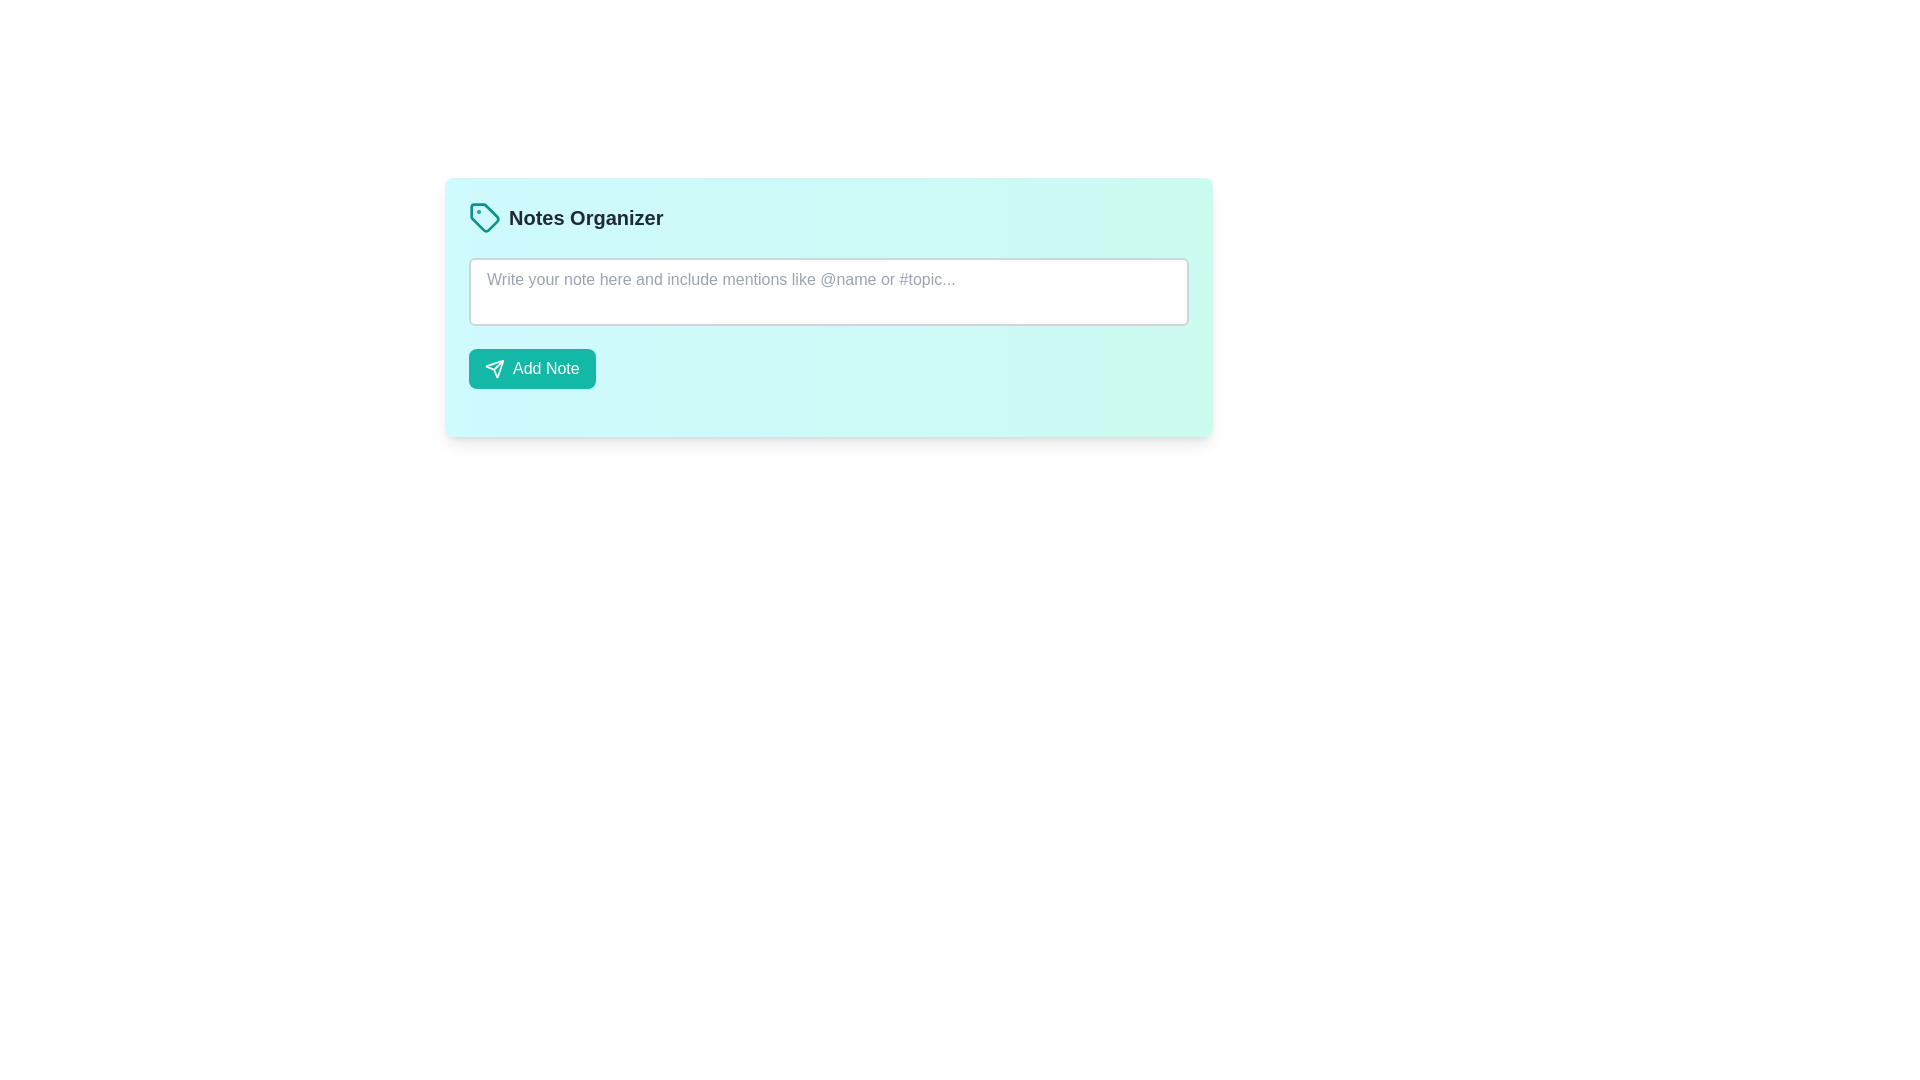  I want to click on the 'Add Note' button located in the bottom left corner of the light blue 'Notes Organizer' box, so click(532, 369).